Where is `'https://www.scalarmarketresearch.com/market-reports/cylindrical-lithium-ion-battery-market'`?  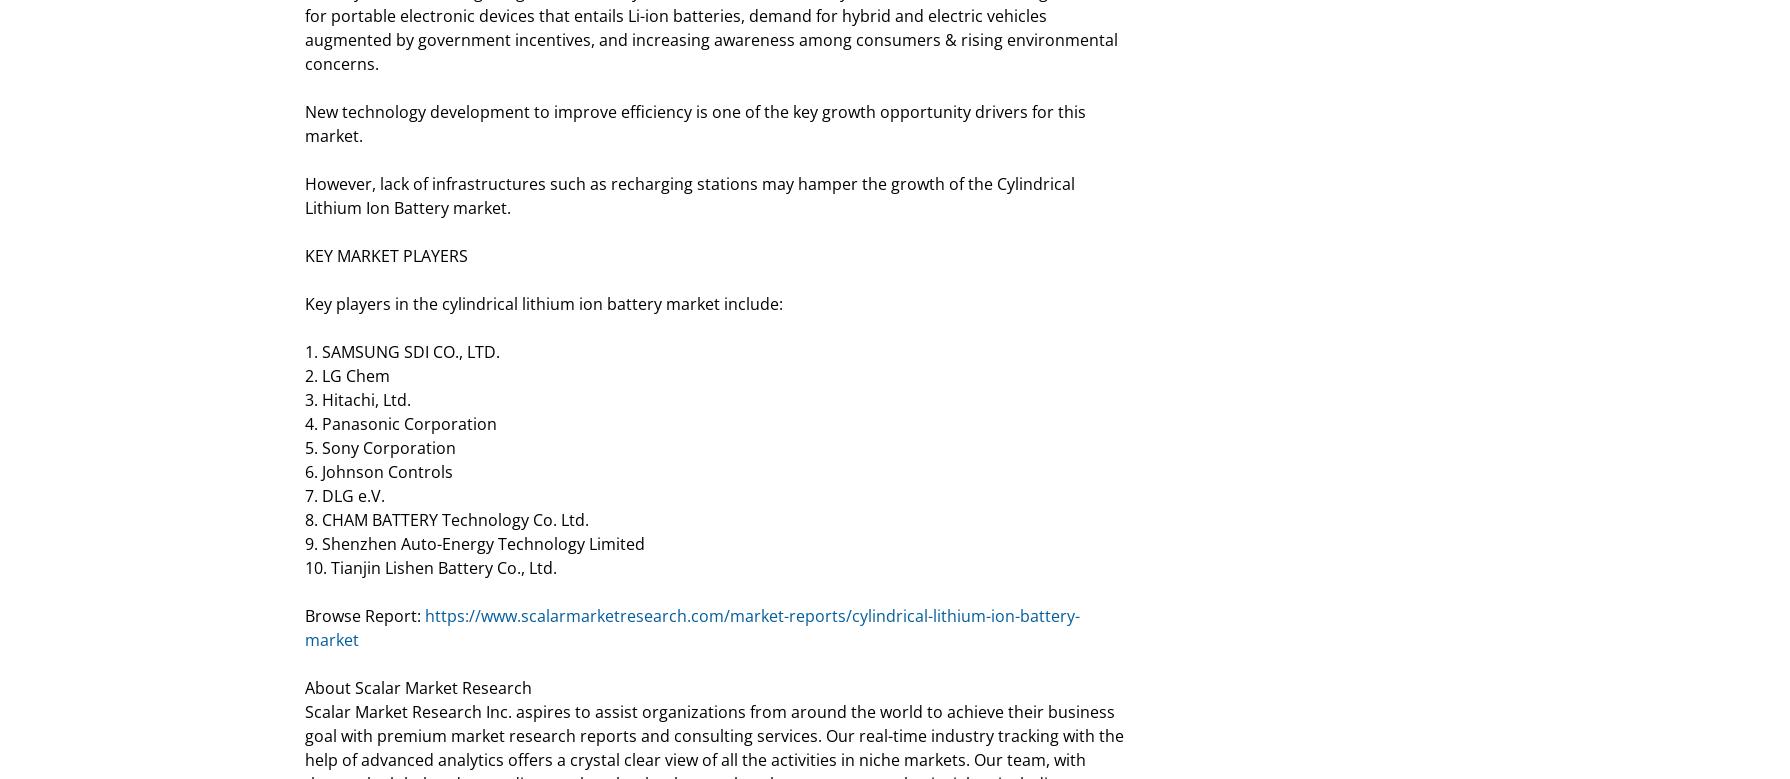 'https://www.scalarmarketresearch.com/market-reports/cylindrical-lithium-ion-battery-market' is located at coordinates (691, 628).